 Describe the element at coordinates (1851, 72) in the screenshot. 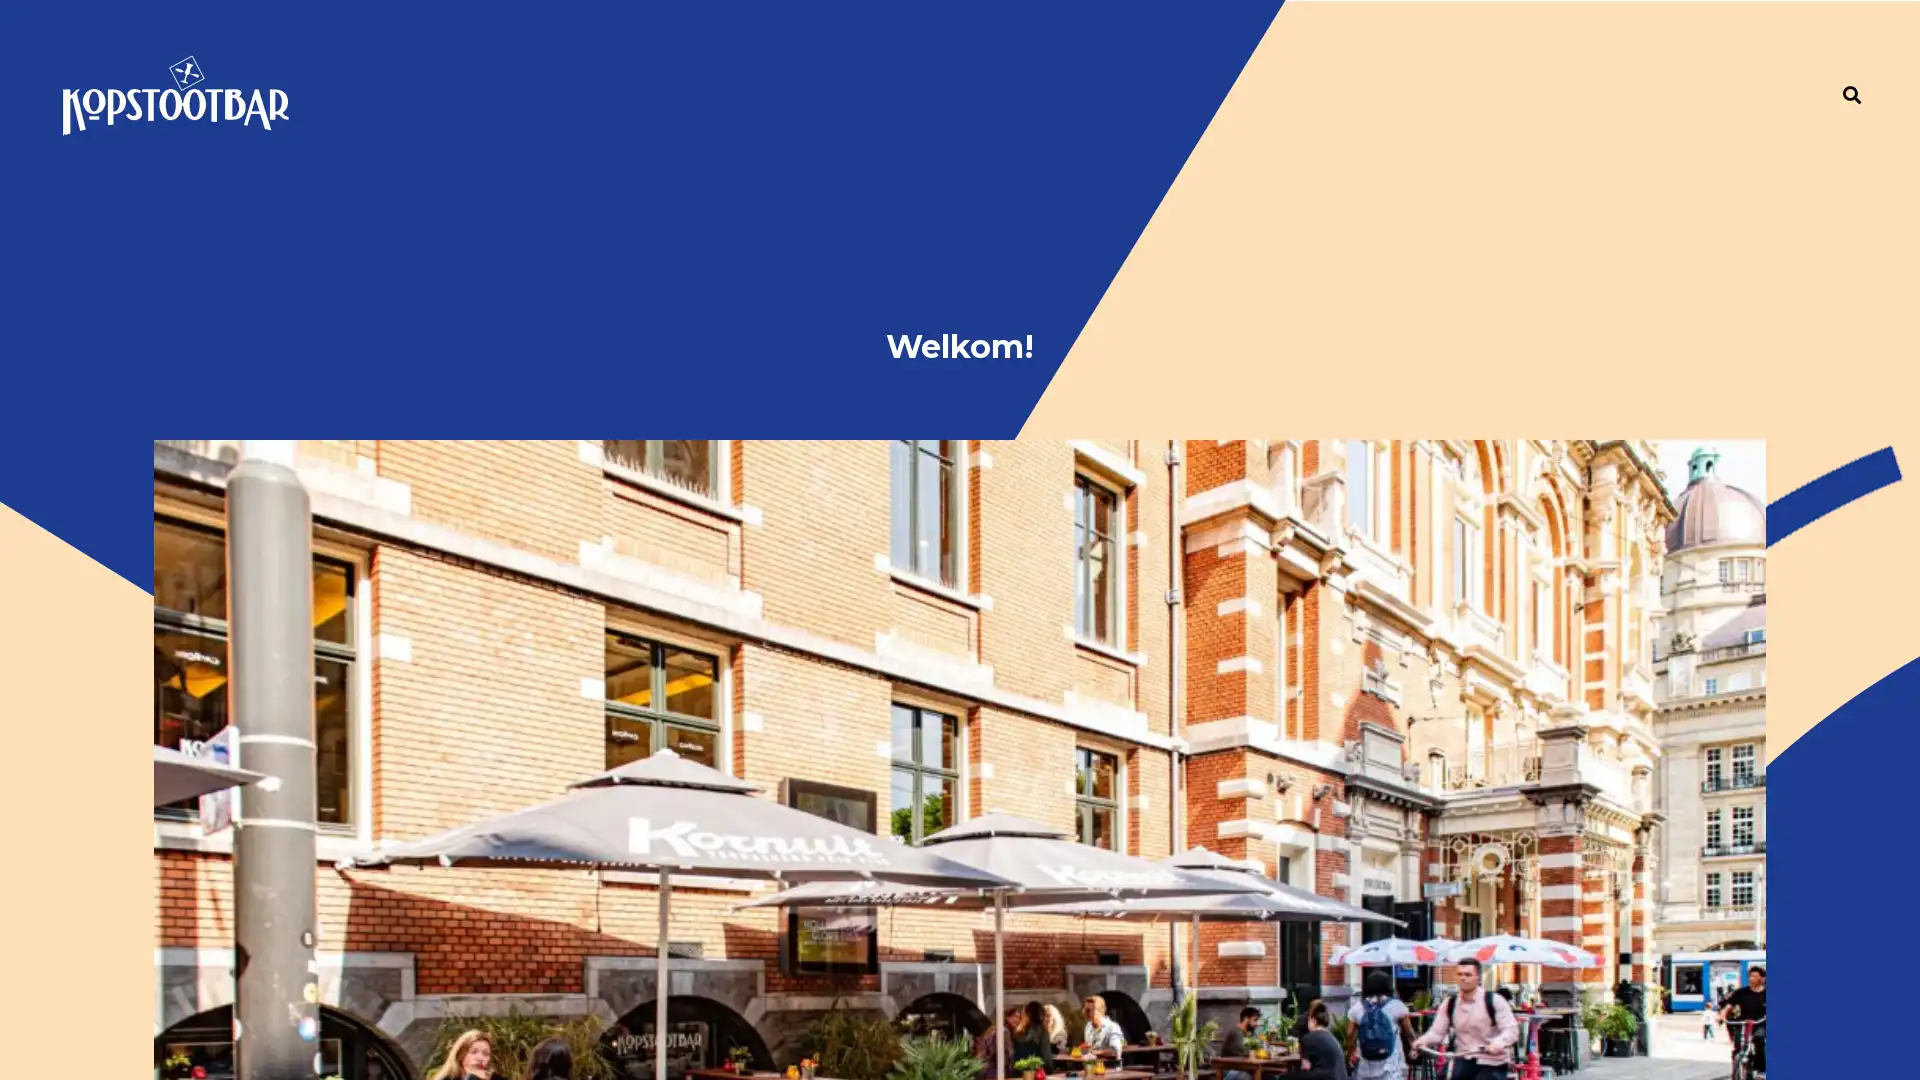

I see `ZOEKEN` at that location.